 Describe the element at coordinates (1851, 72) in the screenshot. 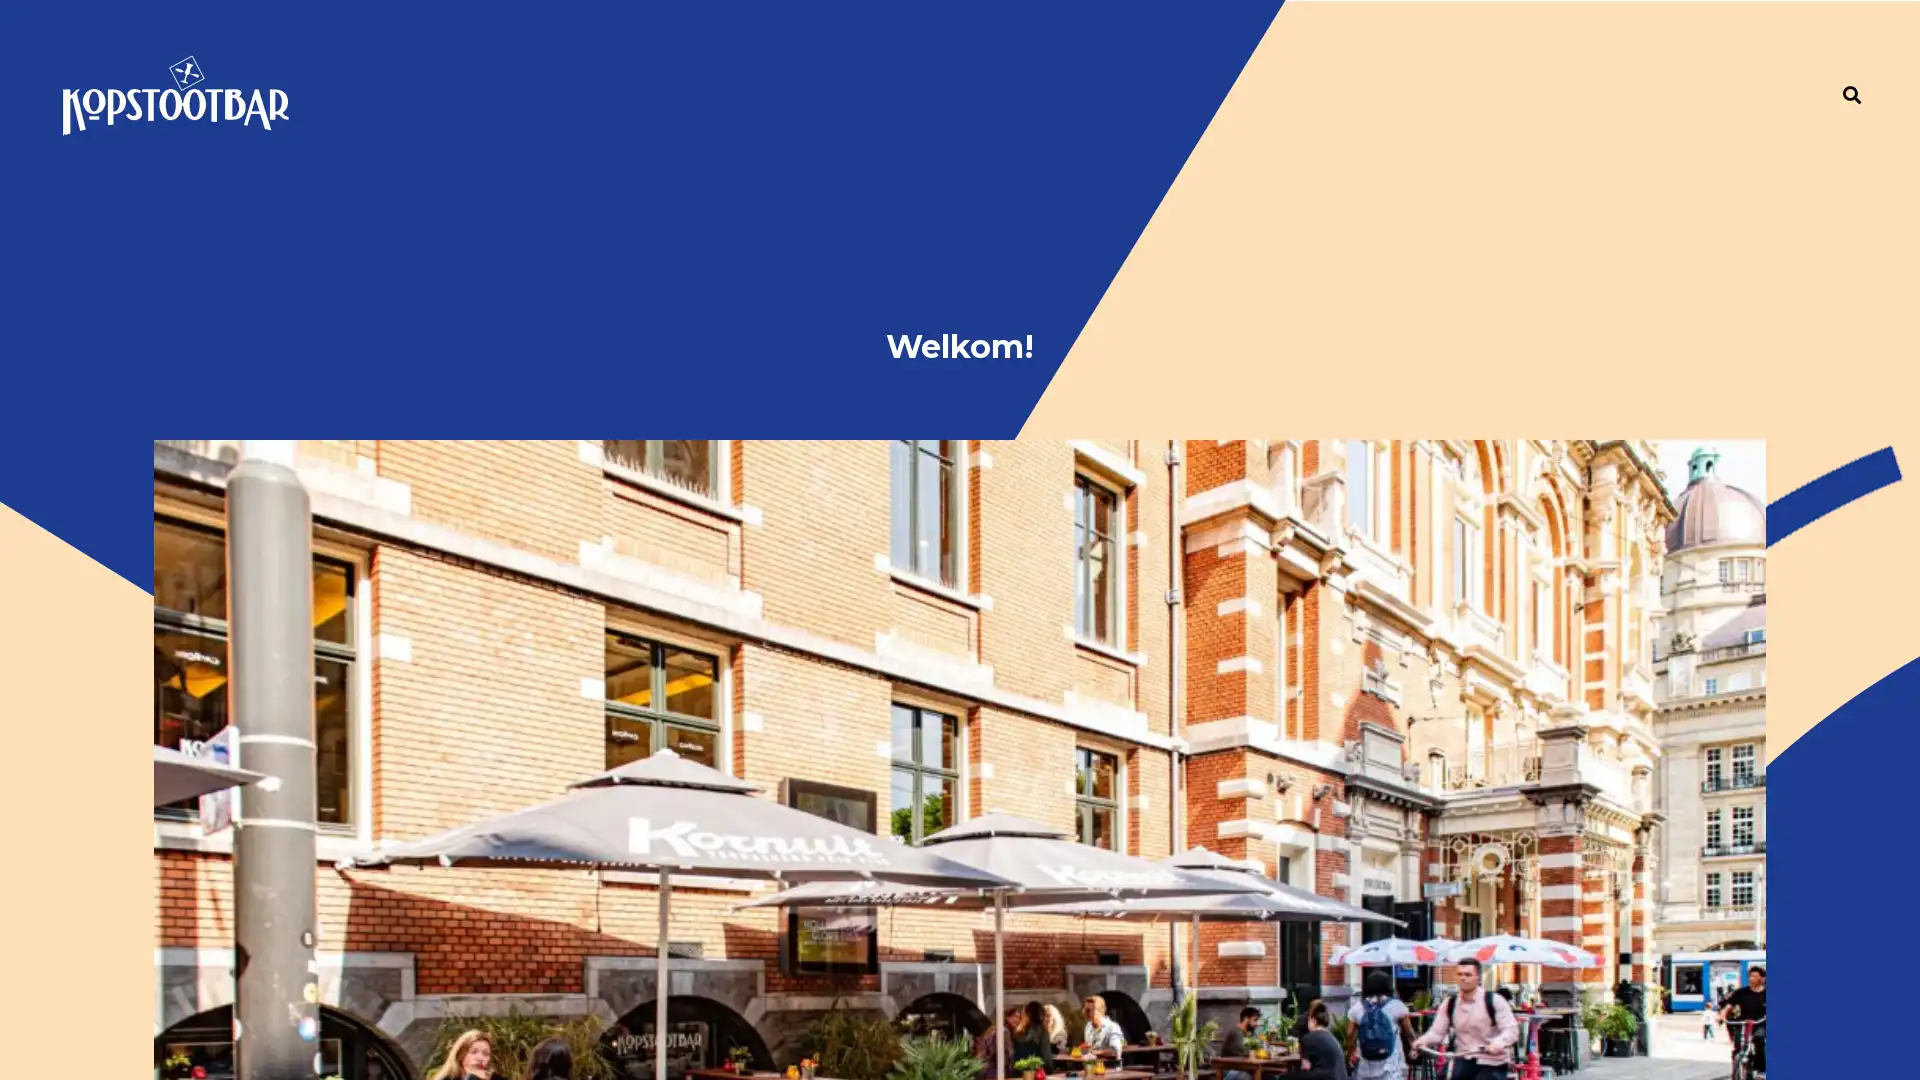

I see `ZOEKEN` at that location.